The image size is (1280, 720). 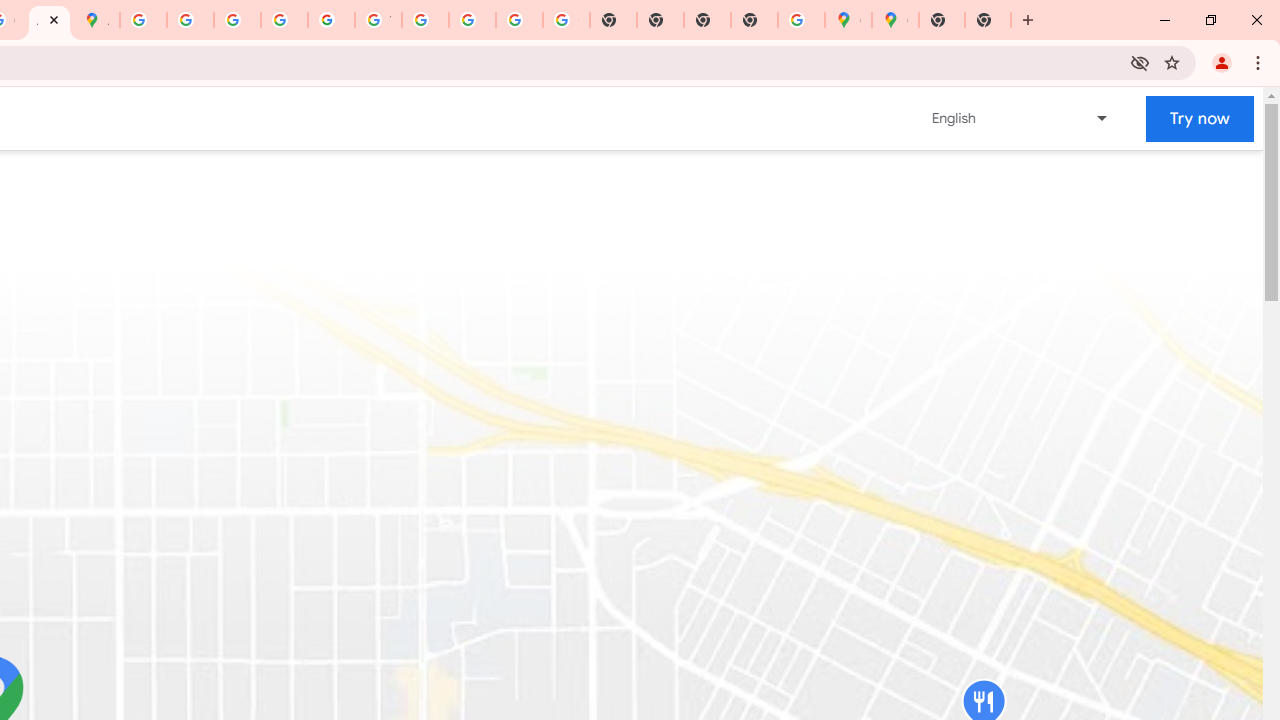 I want to click on 'New Tab', so click(x=988, y=20).